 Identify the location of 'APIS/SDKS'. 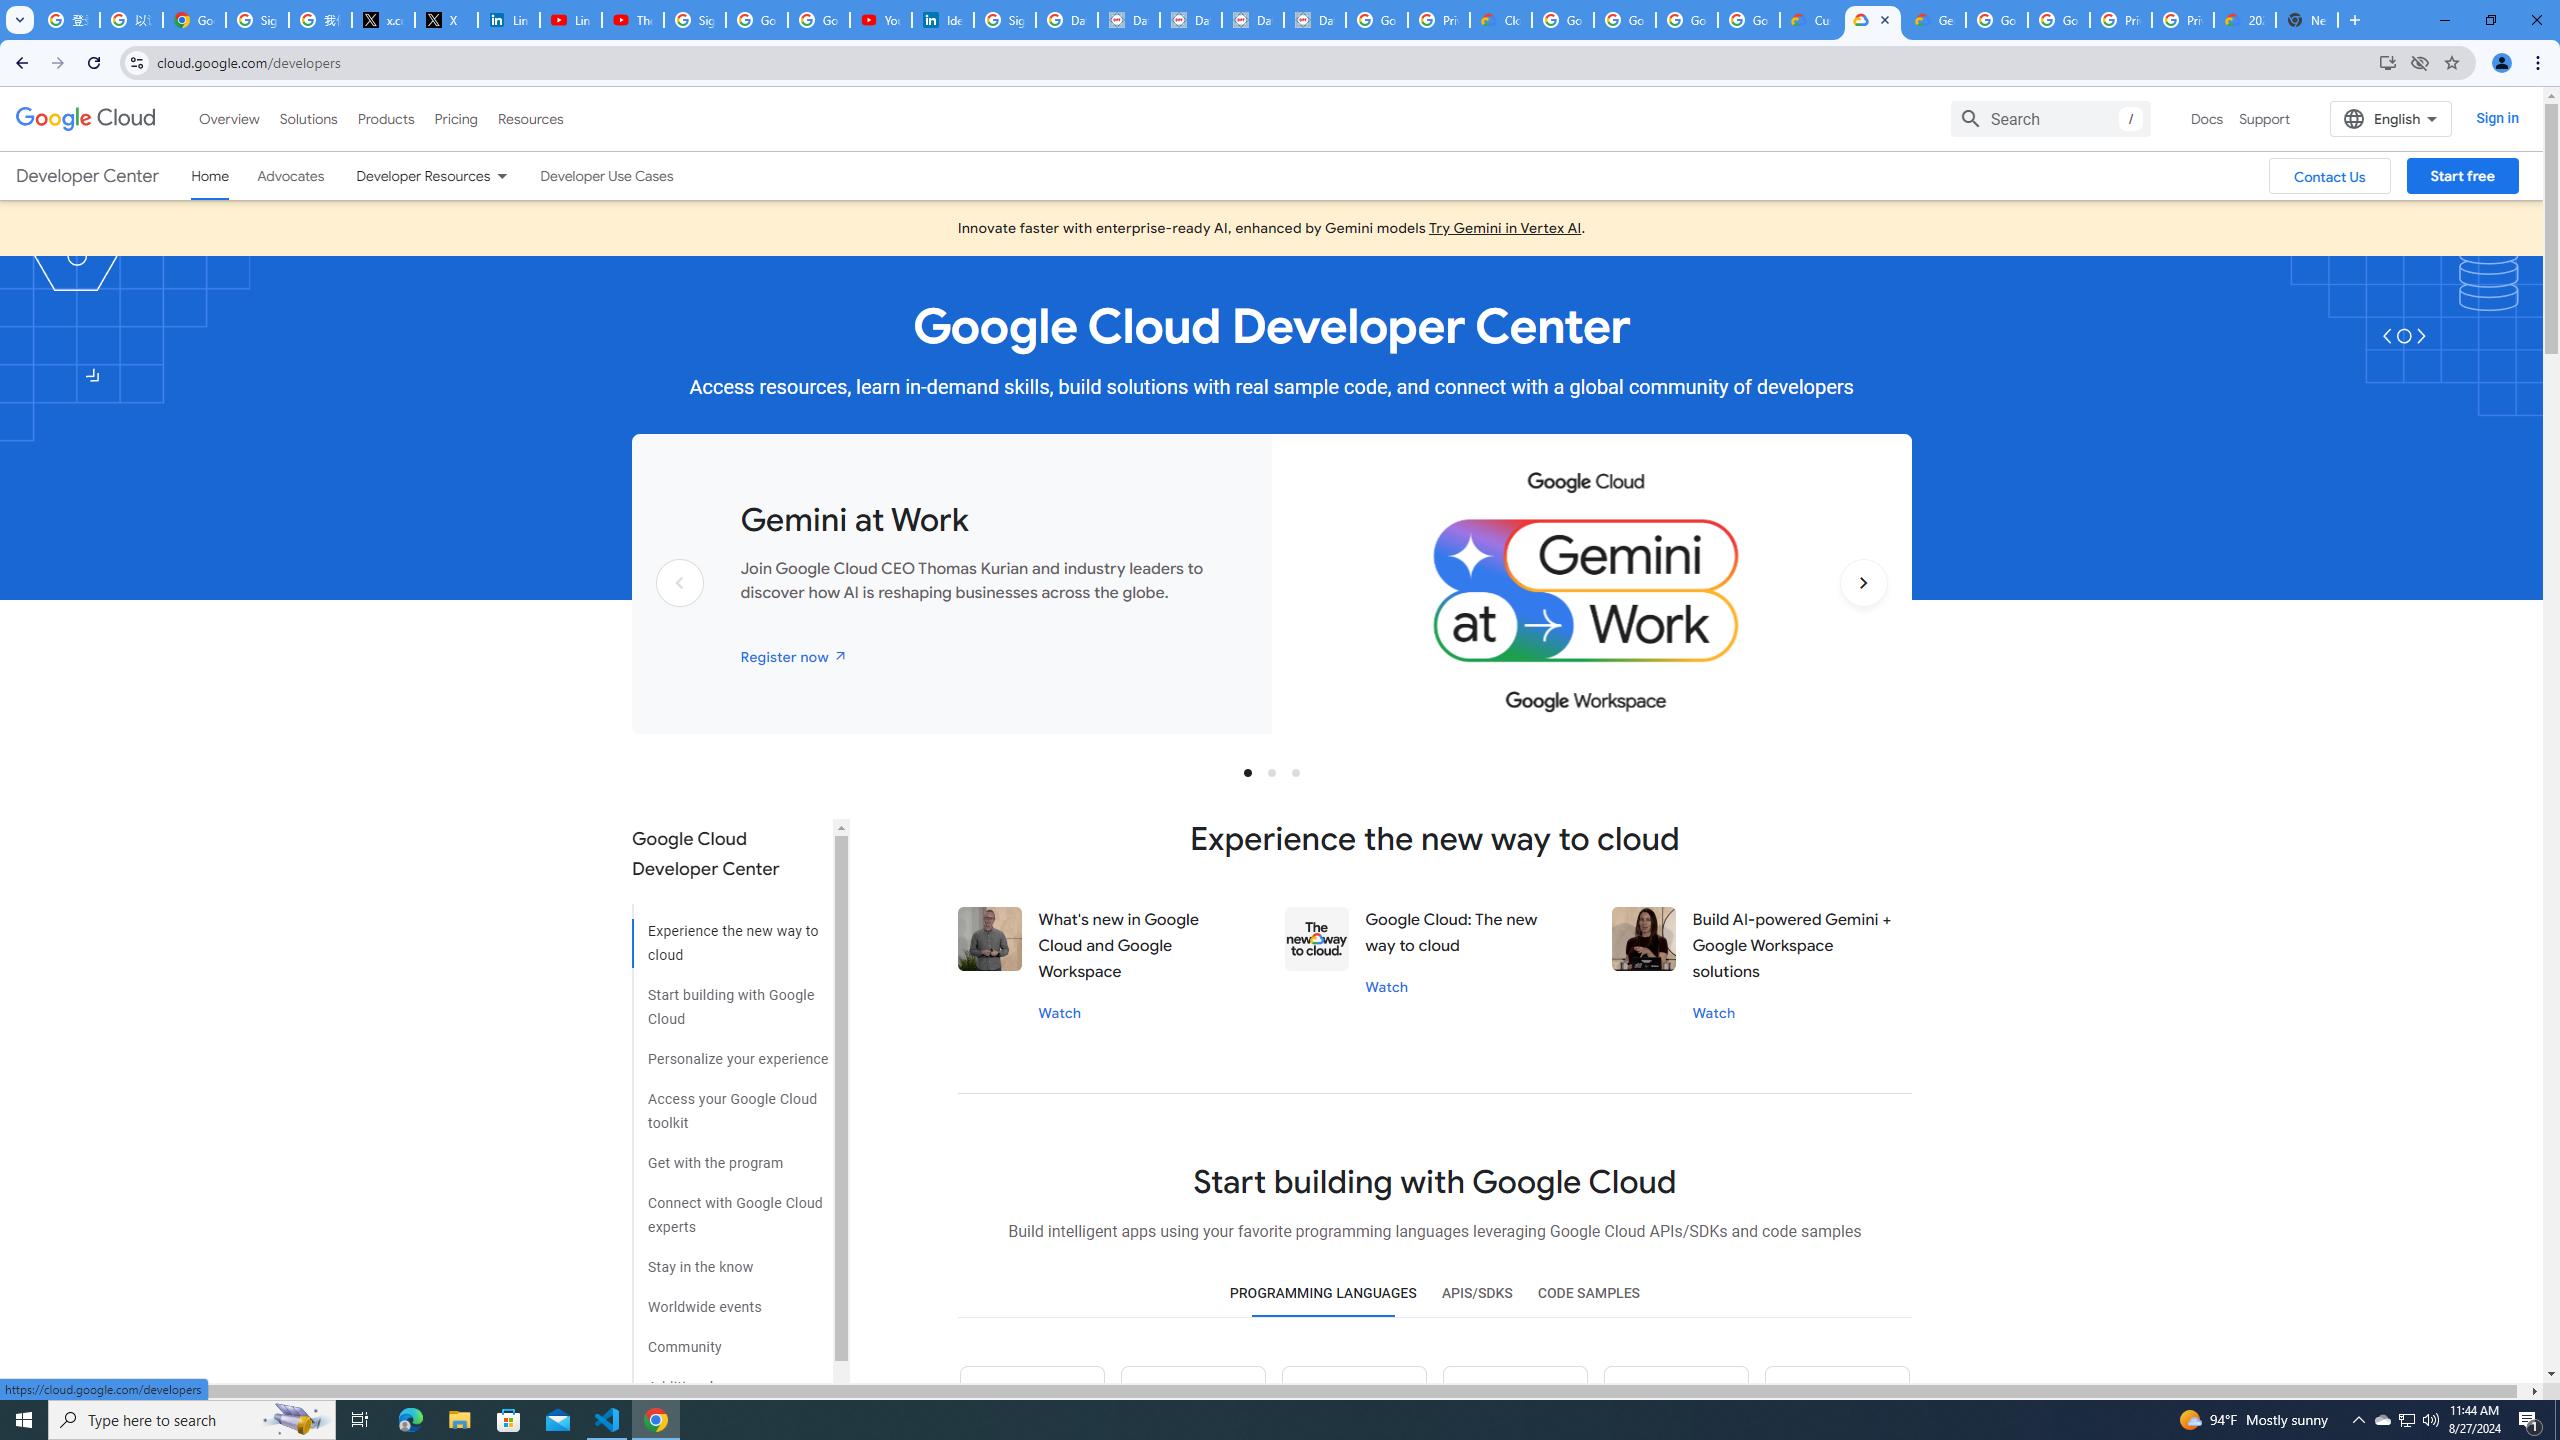
(1476, 1292).